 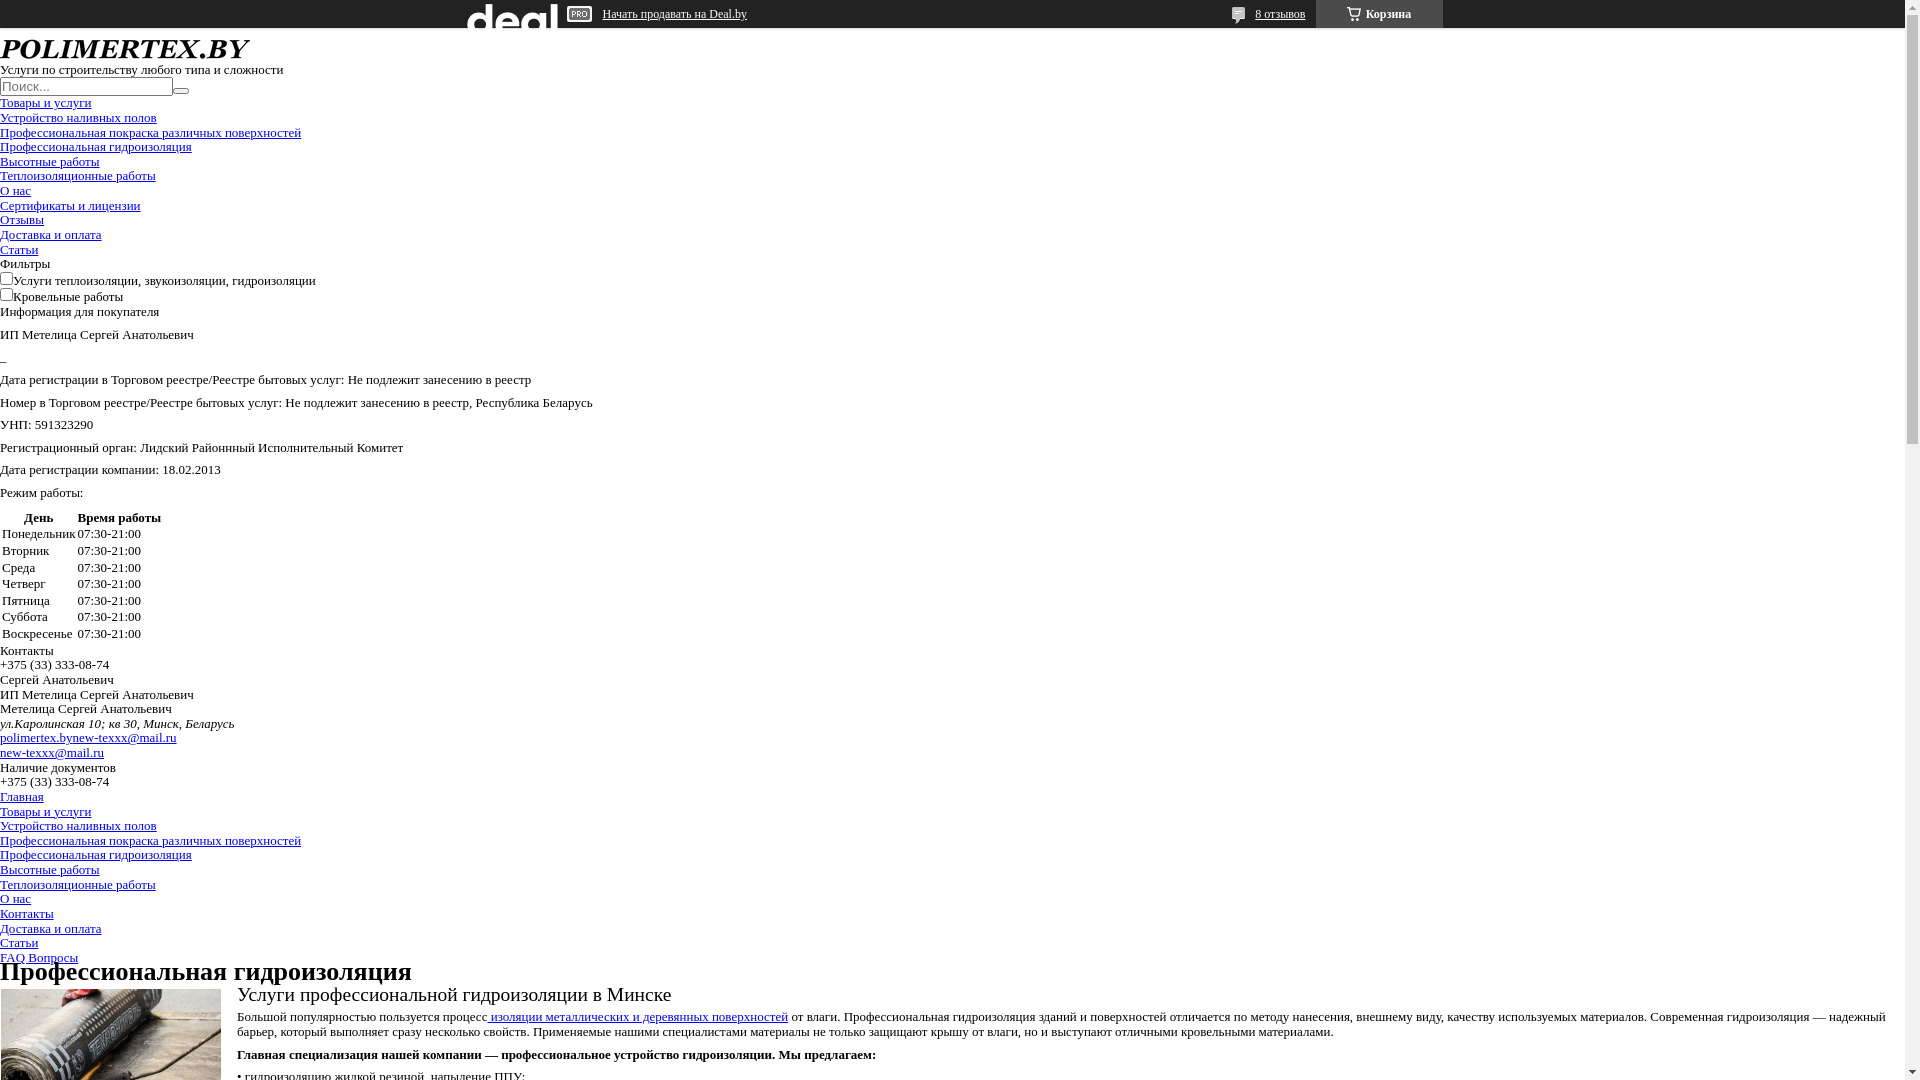 What do you see at coordinates (123, 737) in the screenshot?
I see `'new-texxx@mail.ru'` at bounding box center [123, 737].